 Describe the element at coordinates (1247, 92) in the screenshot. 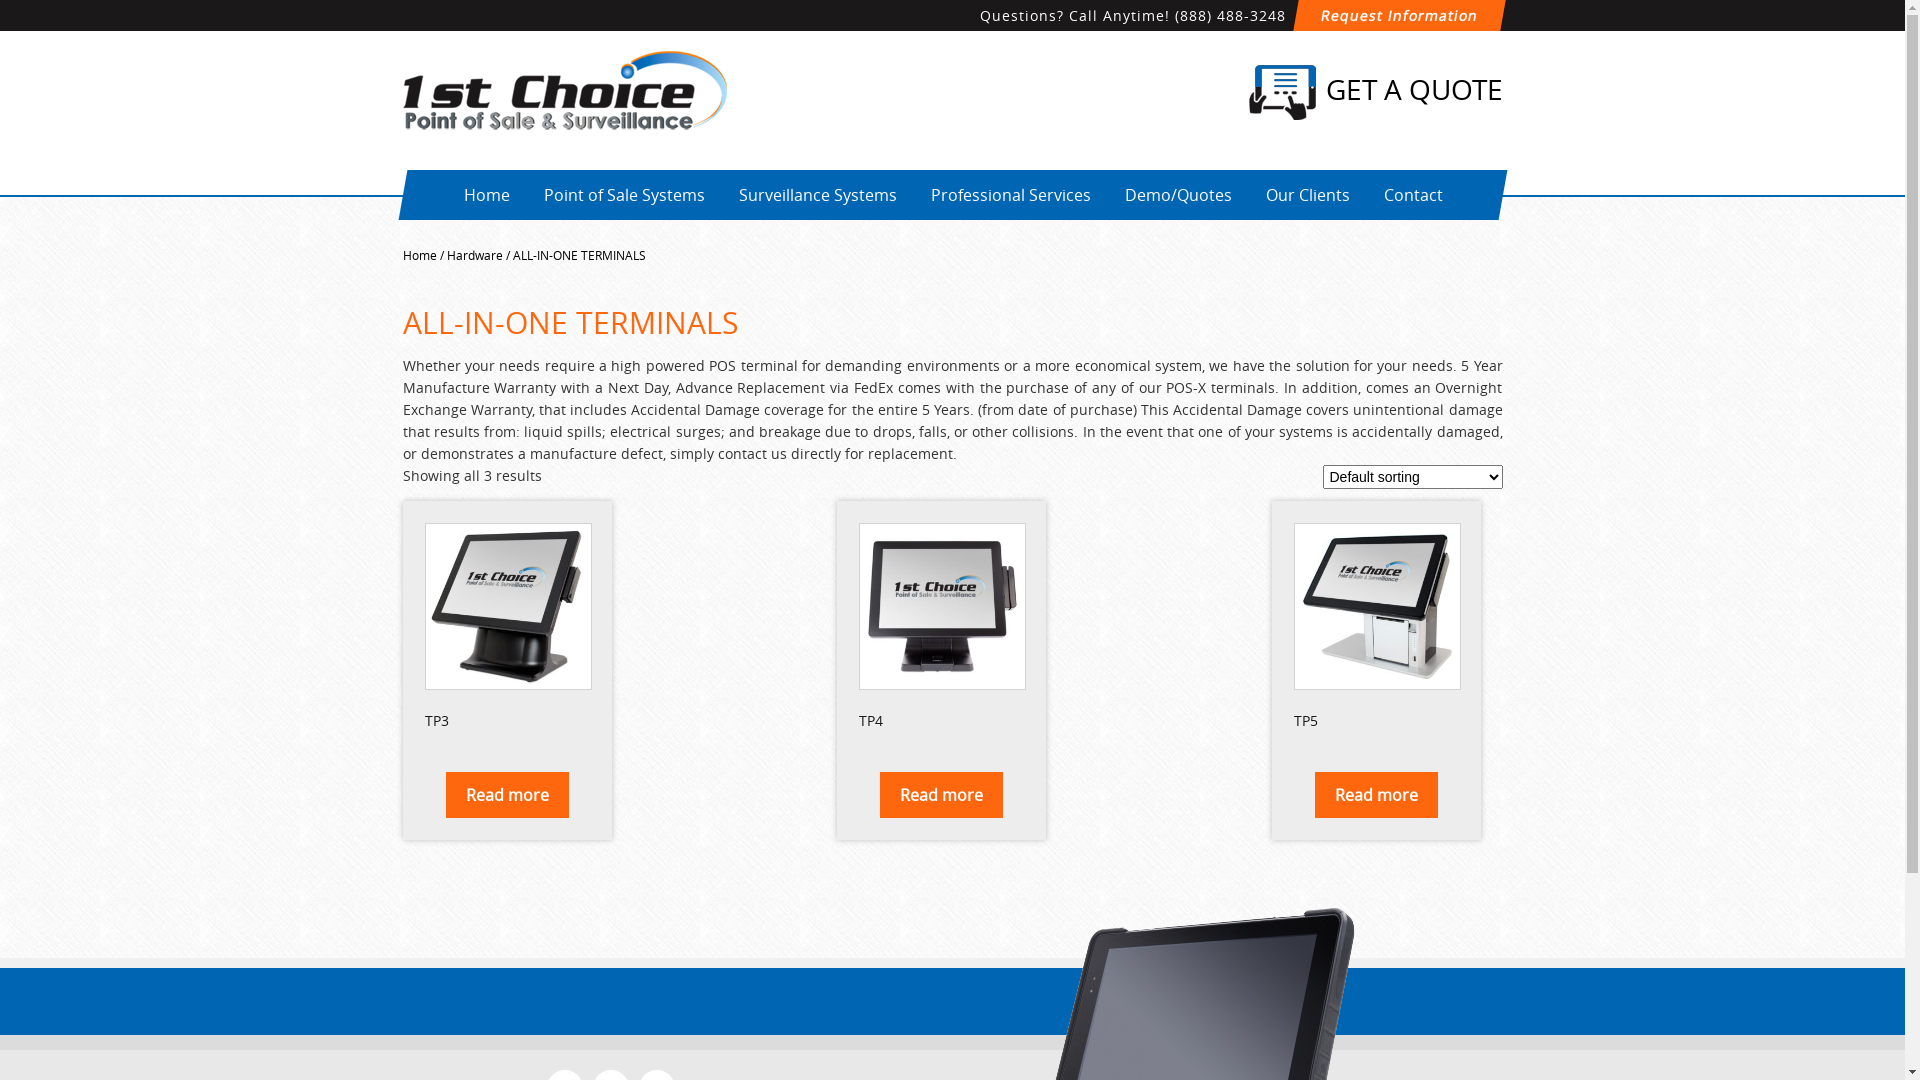

I see `'GET A QUOTE'` at that location.